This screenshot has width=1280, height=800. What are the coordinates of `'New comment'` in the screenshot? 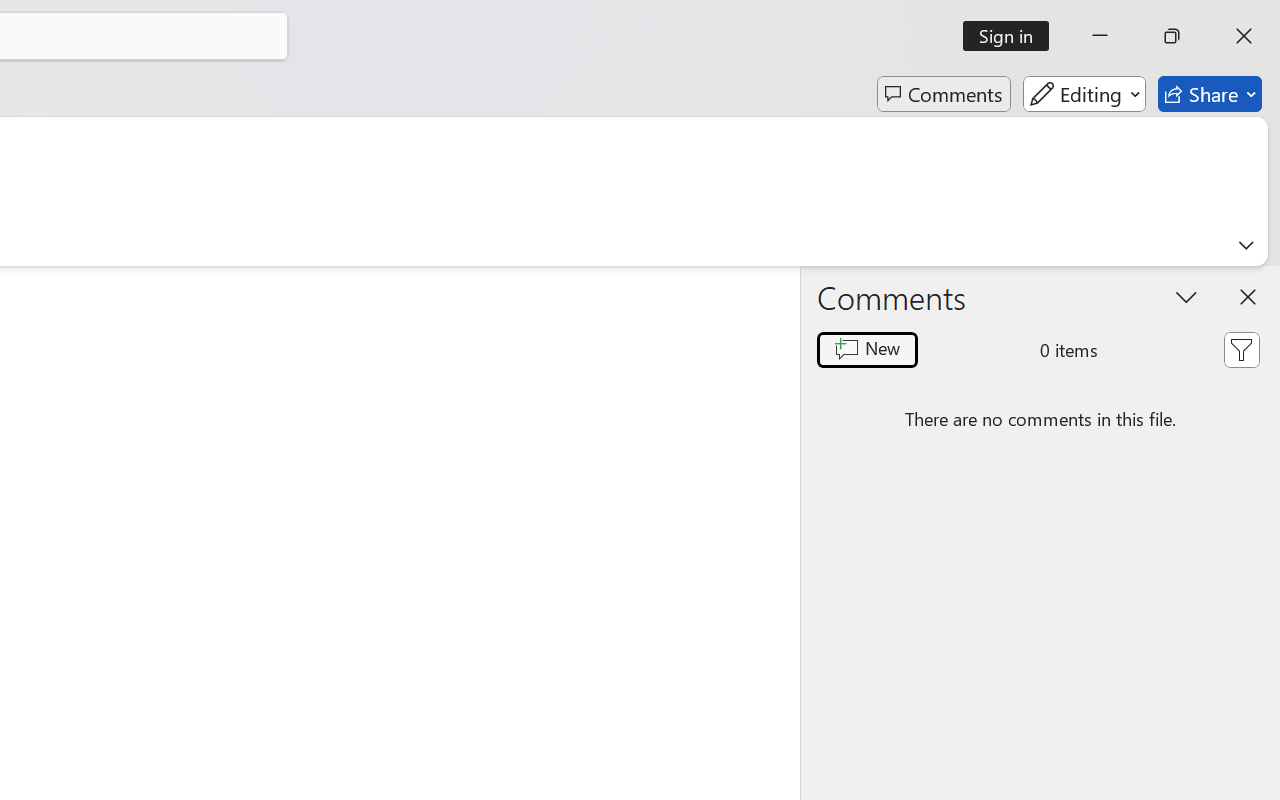 It's located at (867, 350).